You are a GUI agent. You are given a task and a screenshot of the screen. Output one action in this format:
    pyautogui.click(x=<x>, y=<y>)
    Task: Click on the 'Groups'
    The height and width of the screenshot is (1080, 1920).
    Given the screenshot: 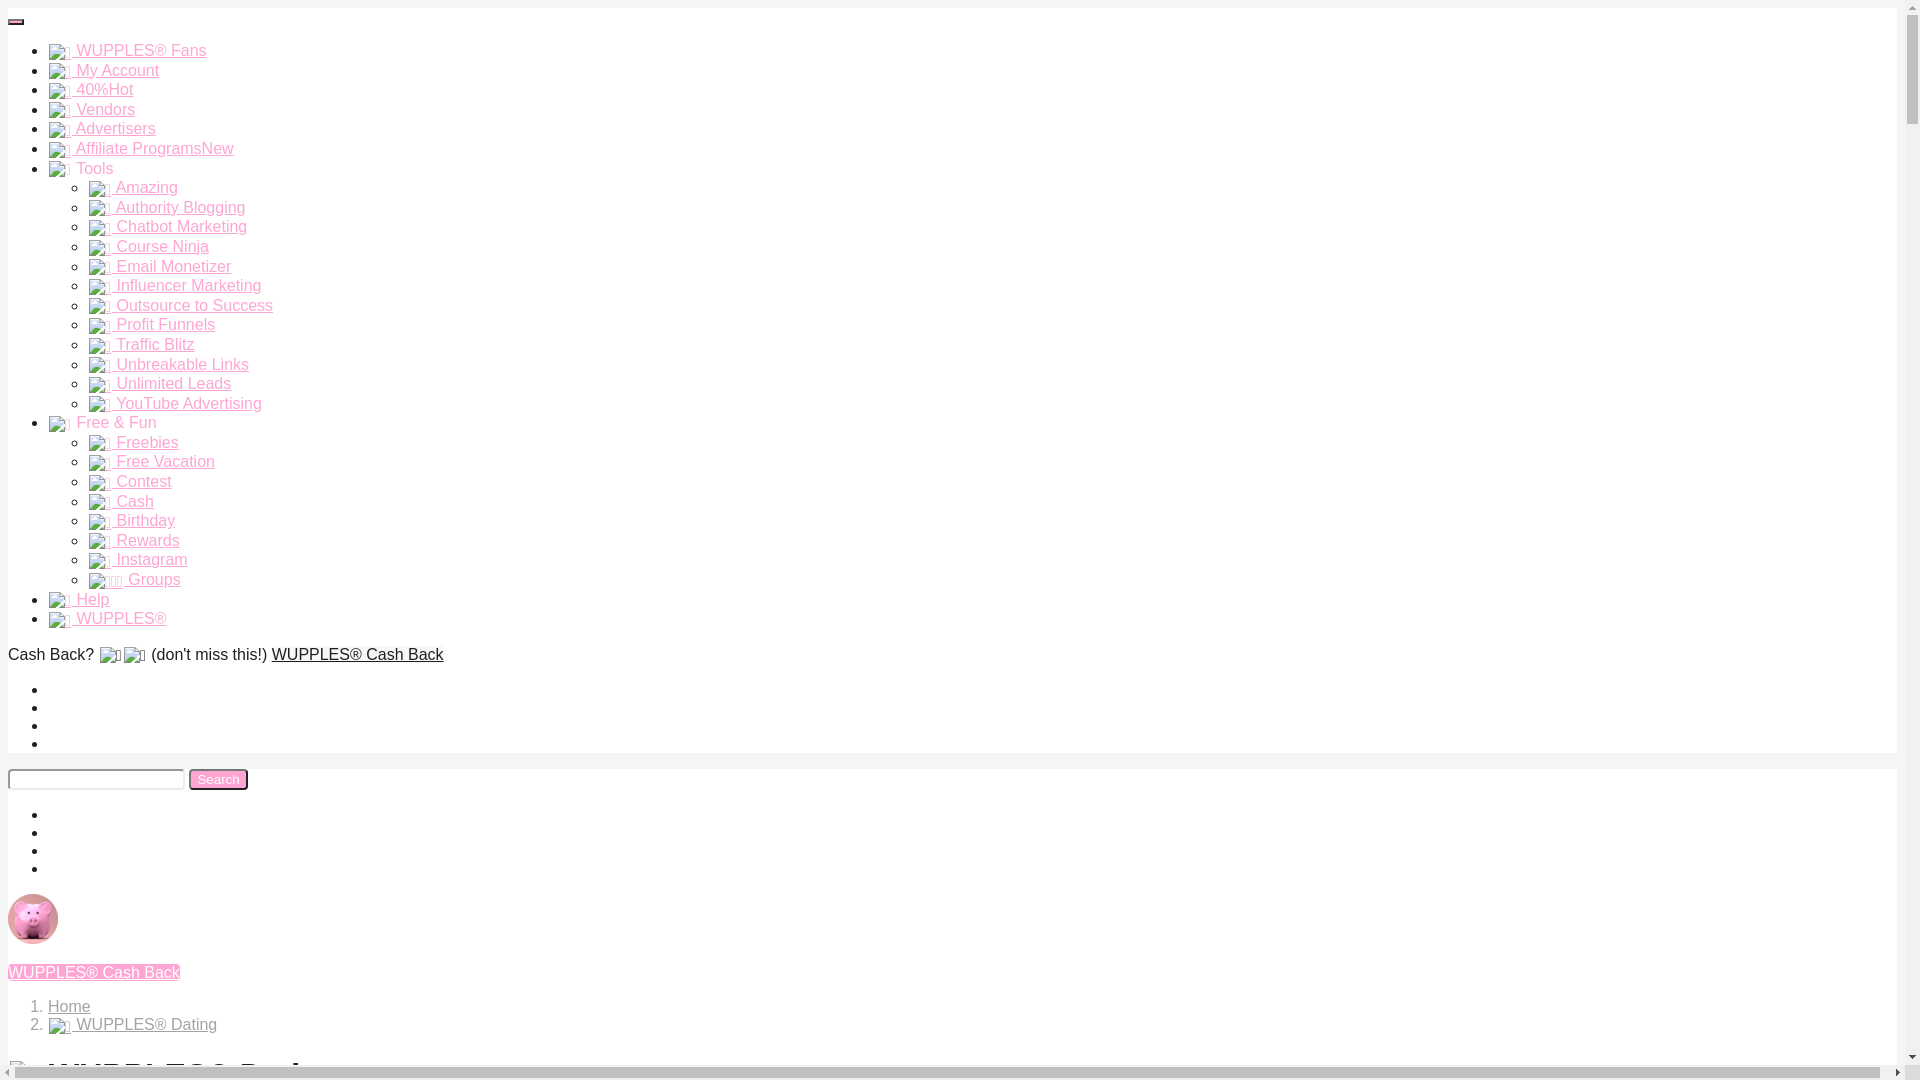 What is the action you would take?
    pyautogui.click(x=133, y=579)
    